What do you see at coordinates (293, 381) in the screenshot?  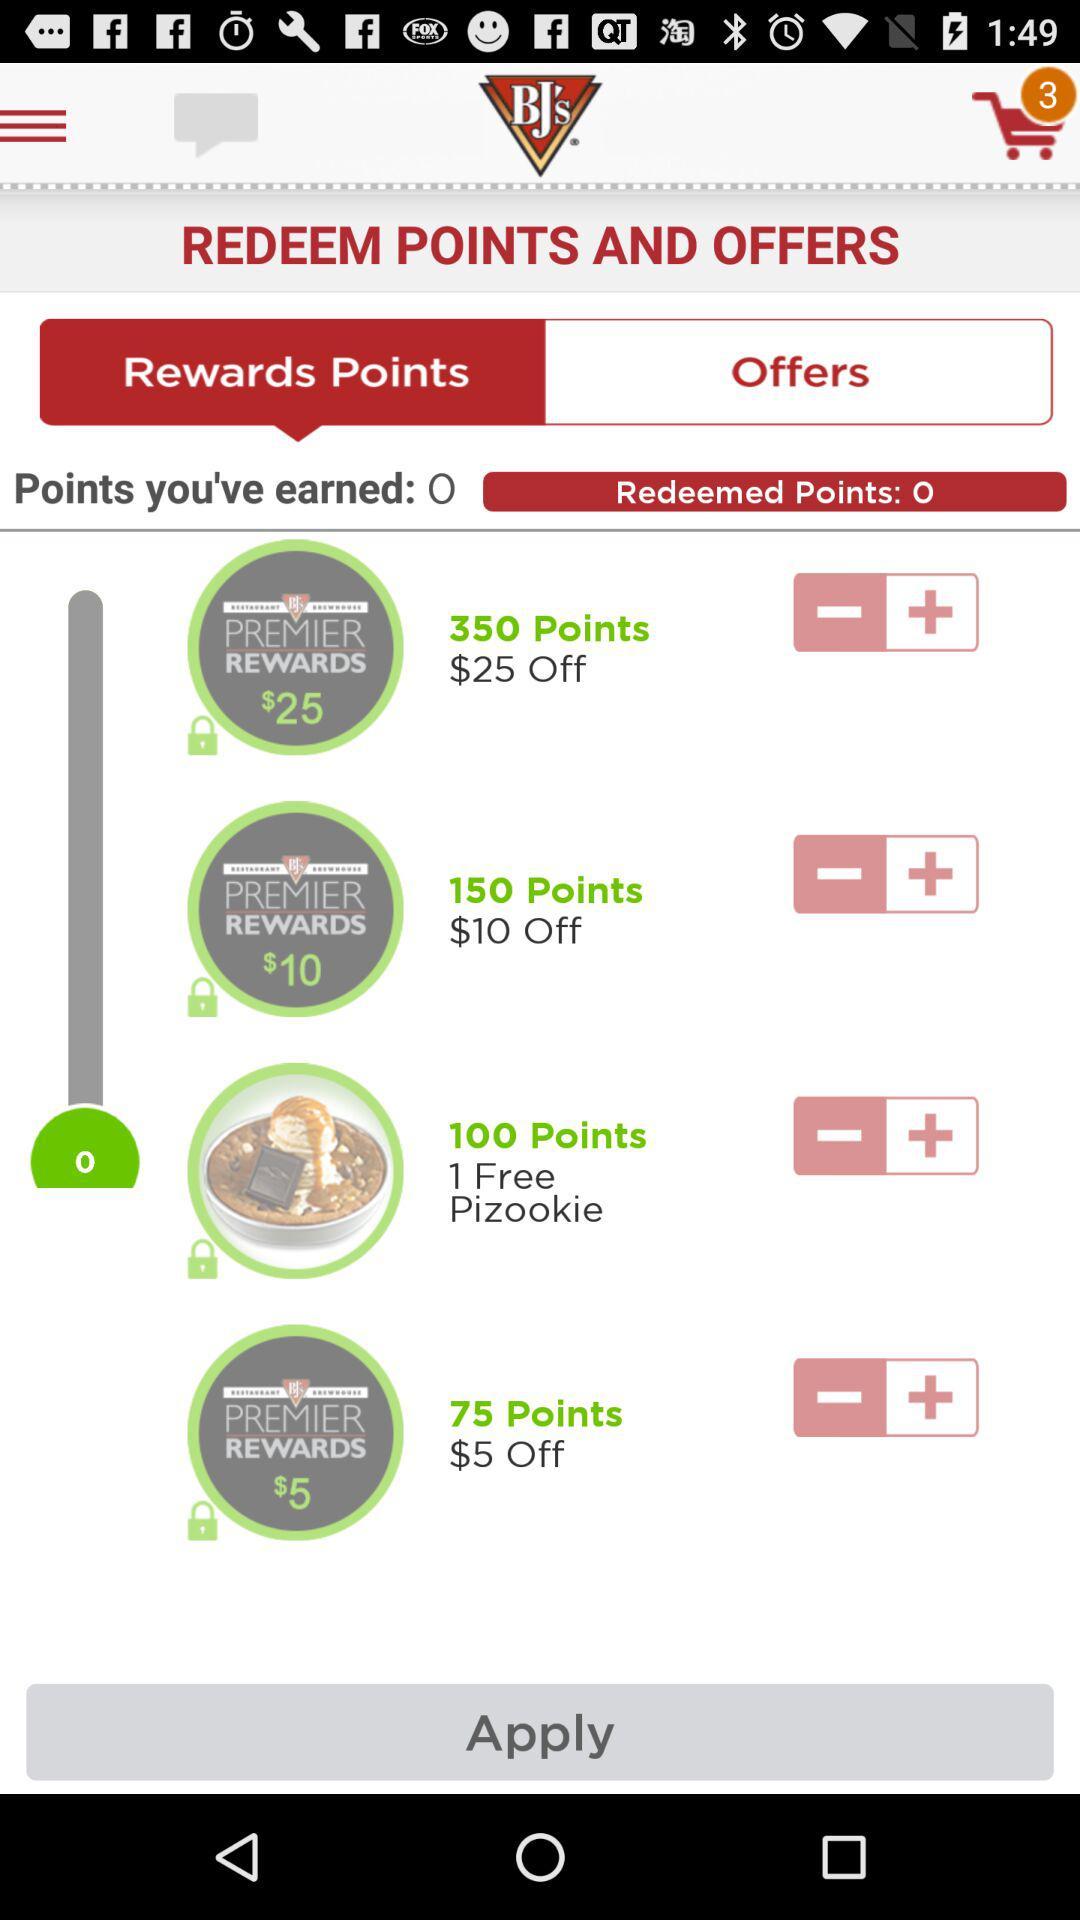 I see `reward points` at bounding box center [293, 381].